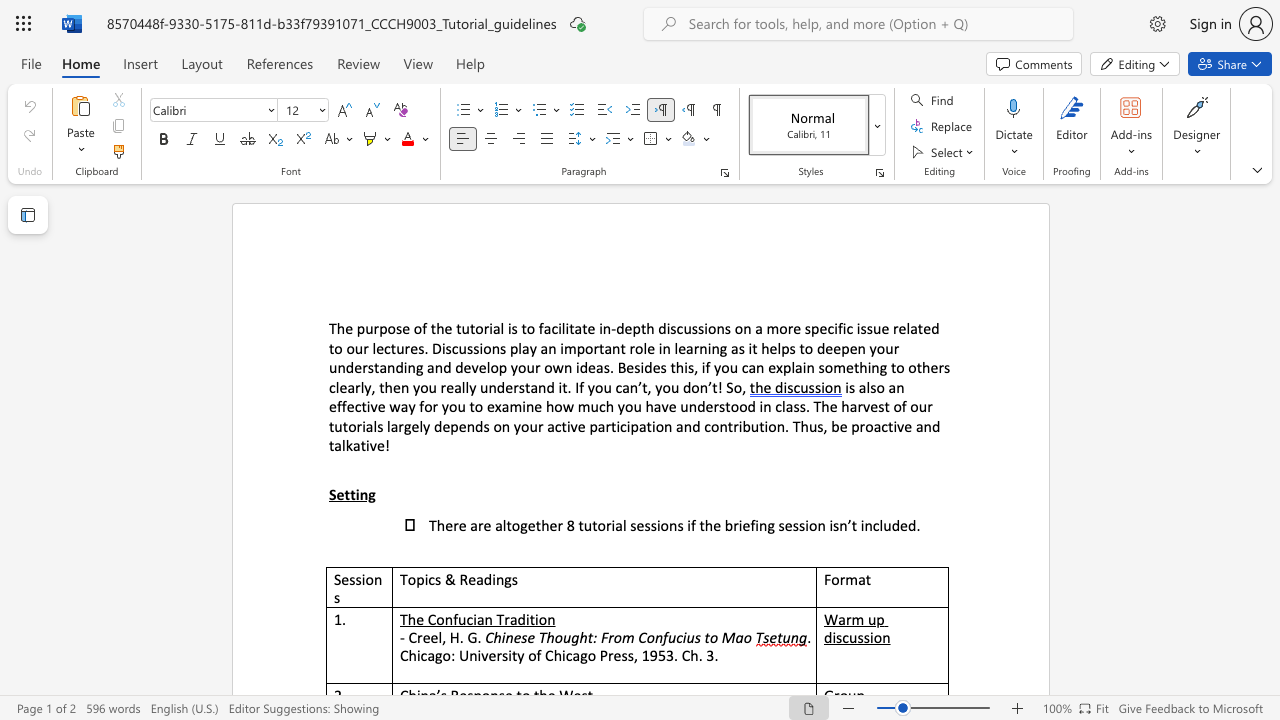  Describe the element at coordinates (649, 425) in the screenshot. I see `the 2th character "t" in the text` at that location.